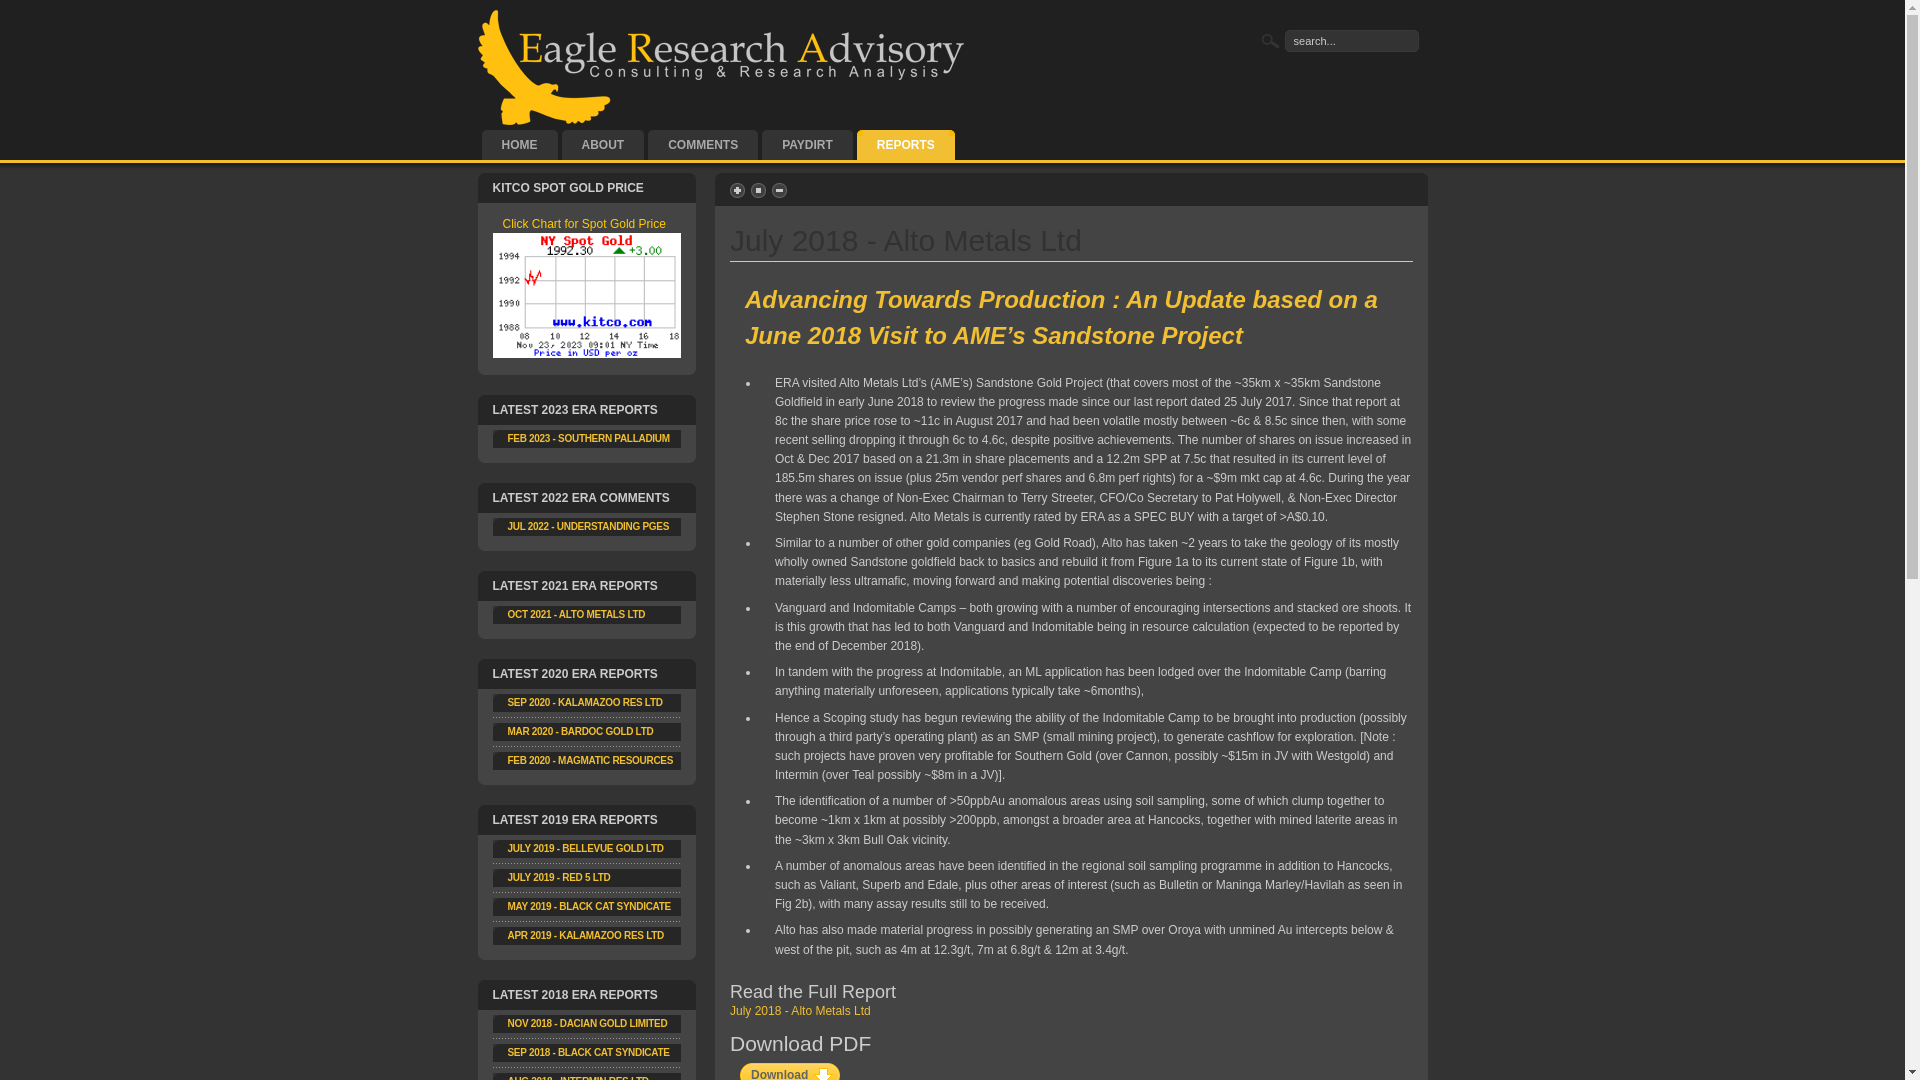  What do you see at coordinates (588, 906) in the screenshot?
I see `'MAY 2019 - BLACK CAT SYNDICATE'` at bounding box center [588, 906].